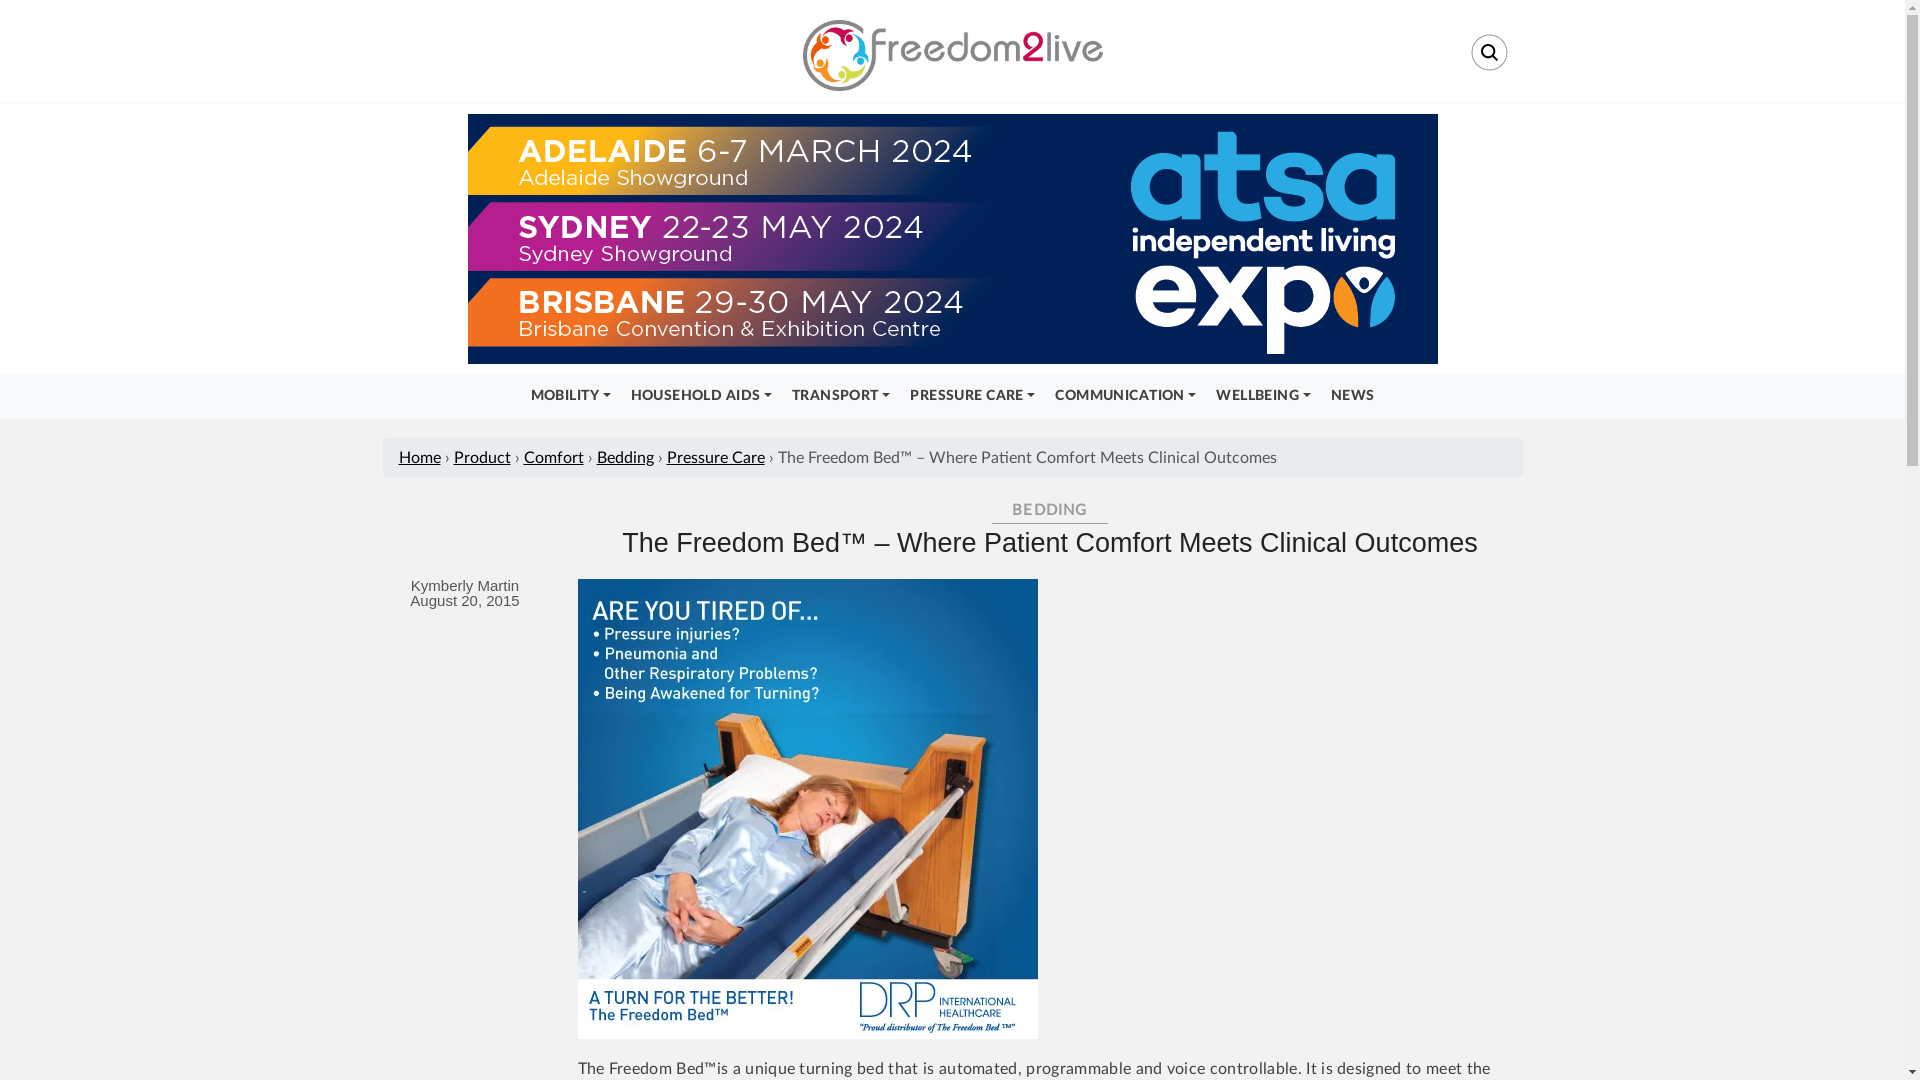 This screenshot has width=1920, height=1080. What do you see at coordinates (398, 458) in the screenshot?
I see `'Home'` at bounding box center [398, 458].